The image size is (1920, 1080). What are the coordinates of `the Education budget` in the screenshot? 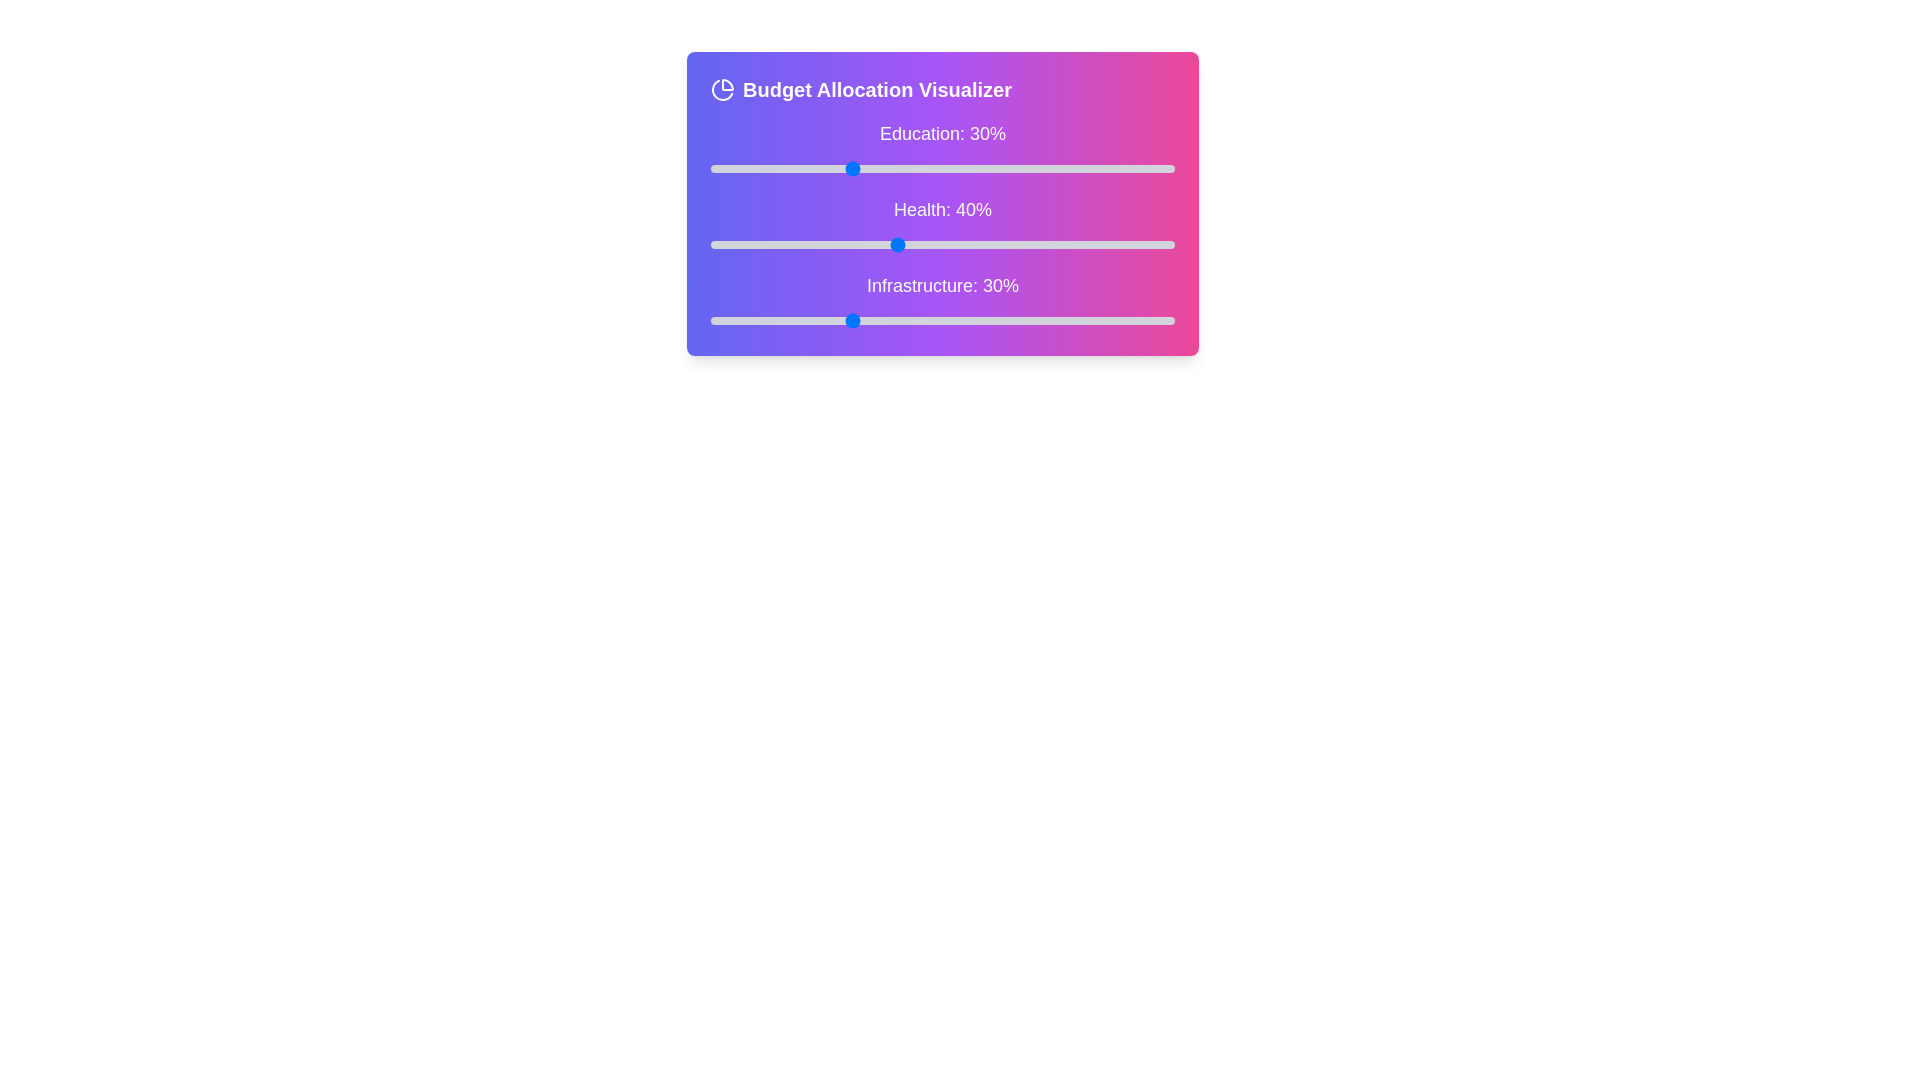 It's located at (1137, 168).